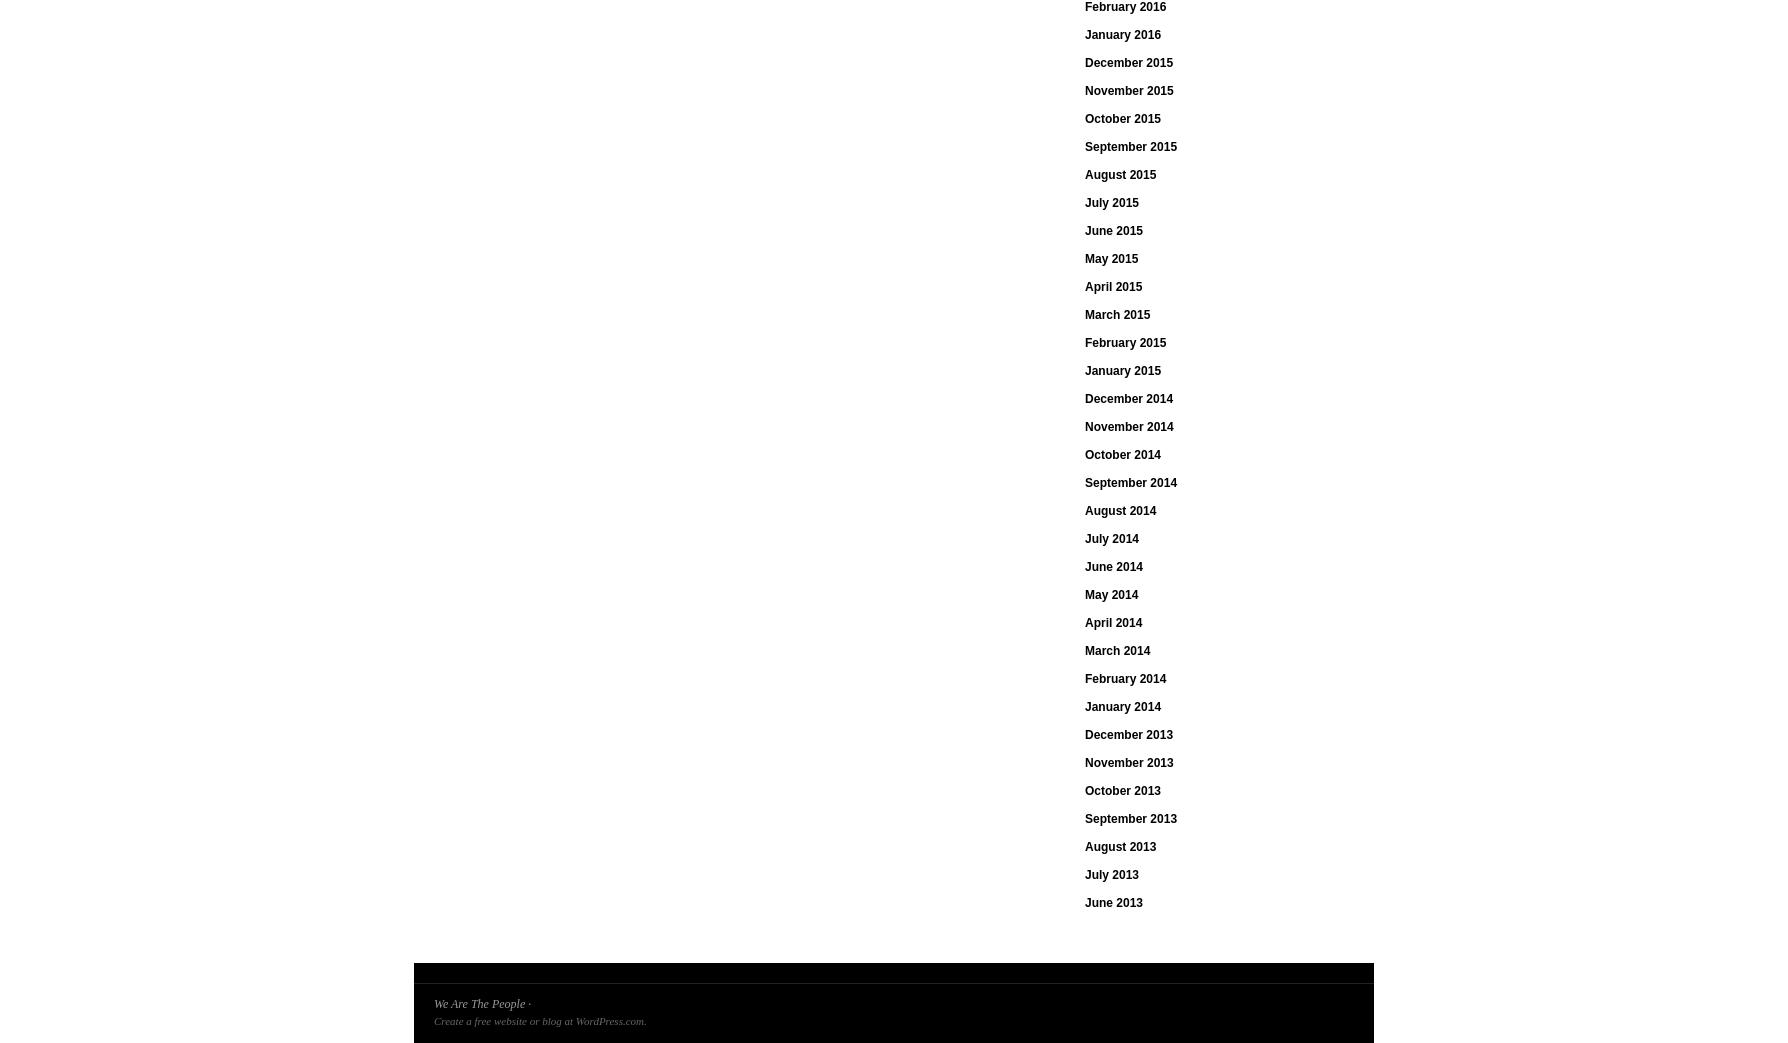 The height and width of the screenshot is (1043, 1788). I want to click on 'December 2013', so click(1127, 735).